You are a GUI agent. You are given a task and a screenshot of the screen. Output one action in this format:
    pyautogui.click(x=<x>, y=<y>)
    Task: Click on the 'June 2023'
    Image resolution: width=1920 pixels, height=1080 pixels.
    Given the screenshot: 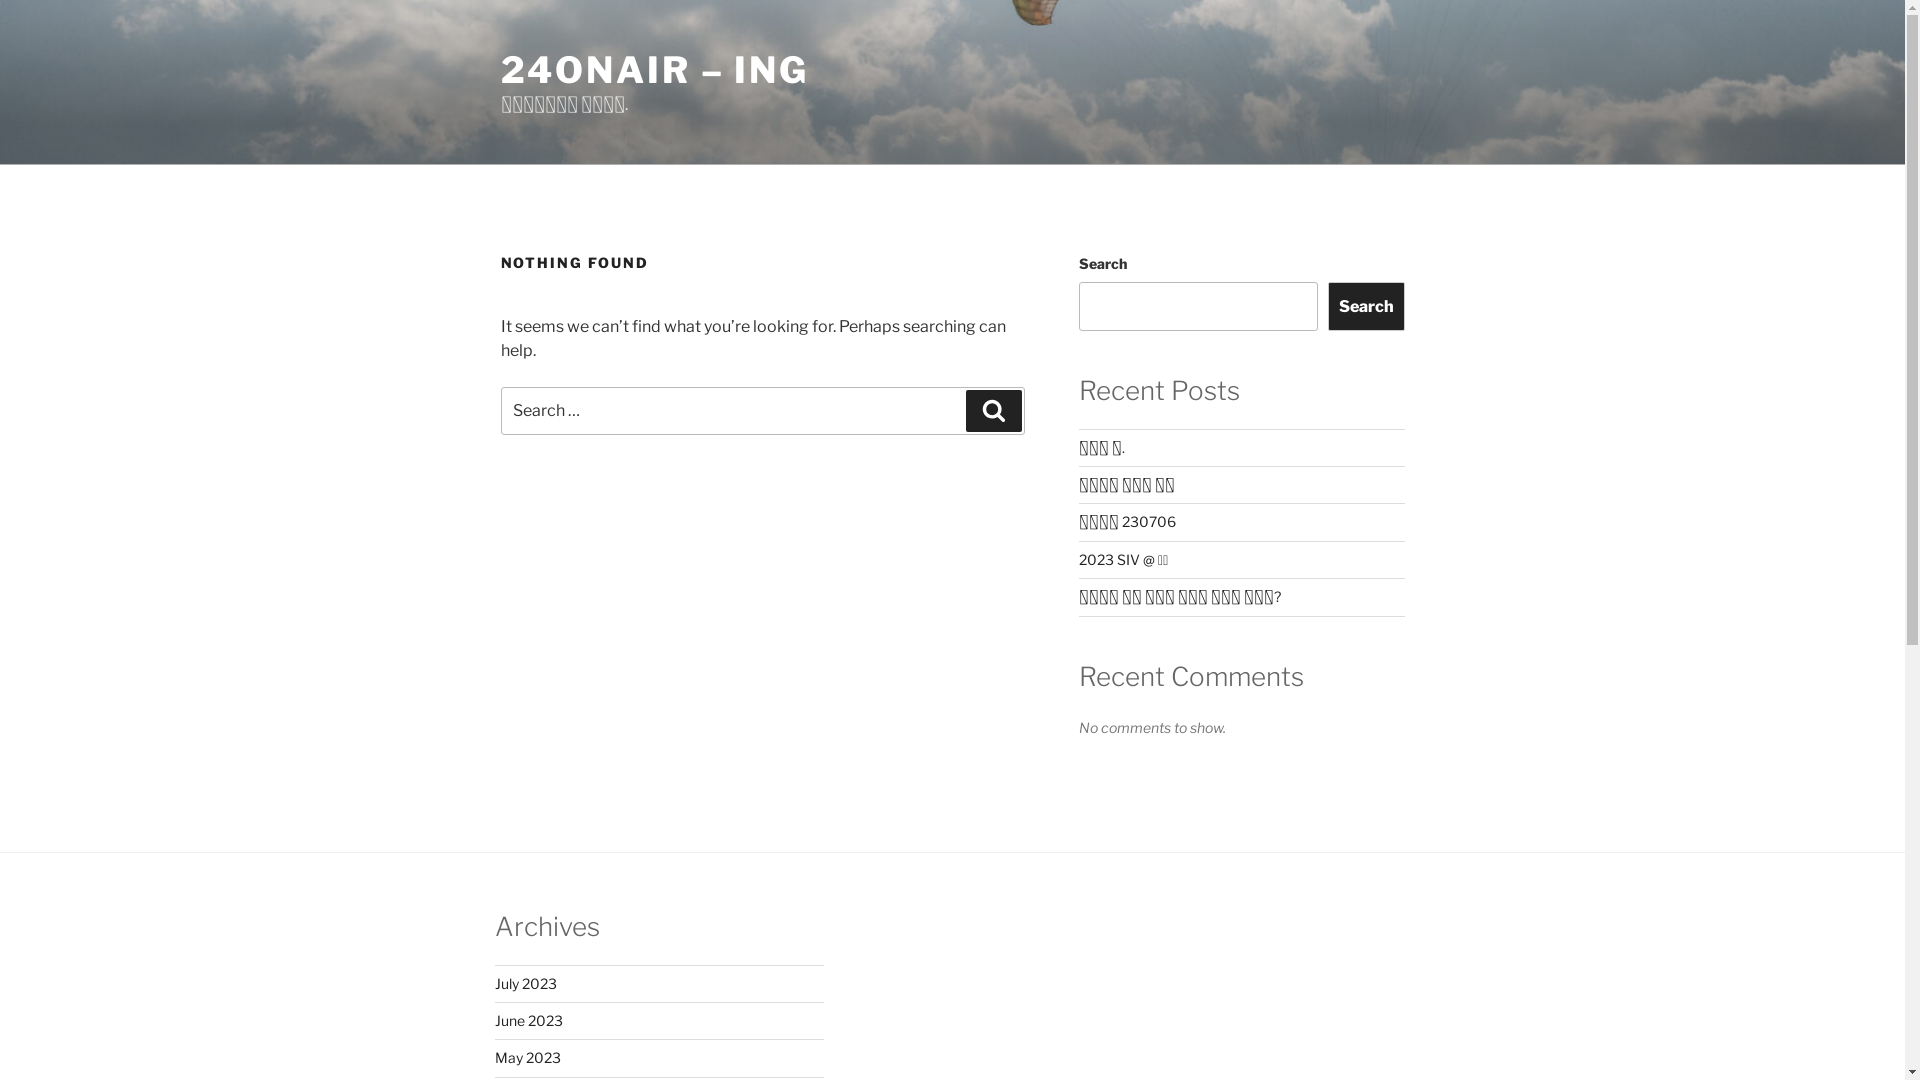 What is the action you would take?
    pyautogui.click(x=528, y=1020)
    